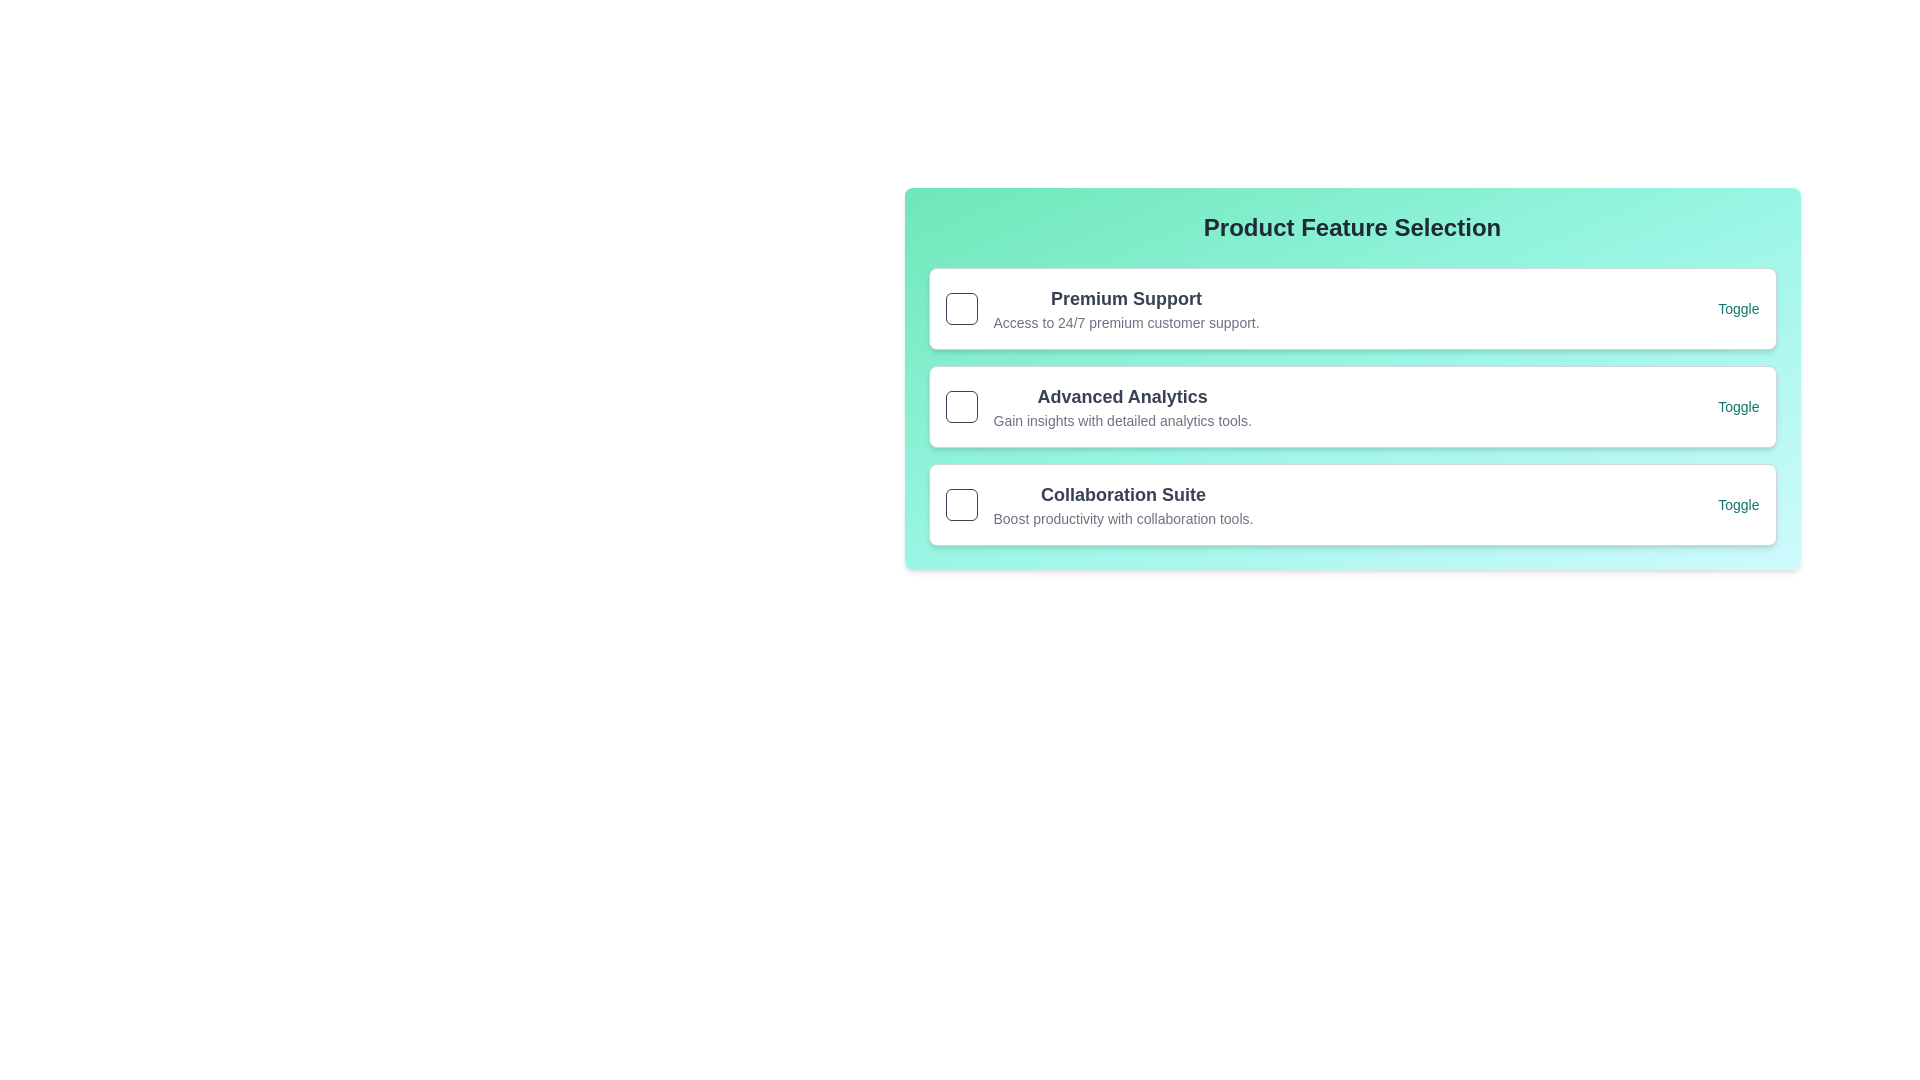 The image size is (1920, 1080). Describe the element at coordinates (1737, 308) in the screenshot. I see `the 'Toggle' hyperlink styled in teal, located to the right of the 'Premium Support' feature option` at that location.